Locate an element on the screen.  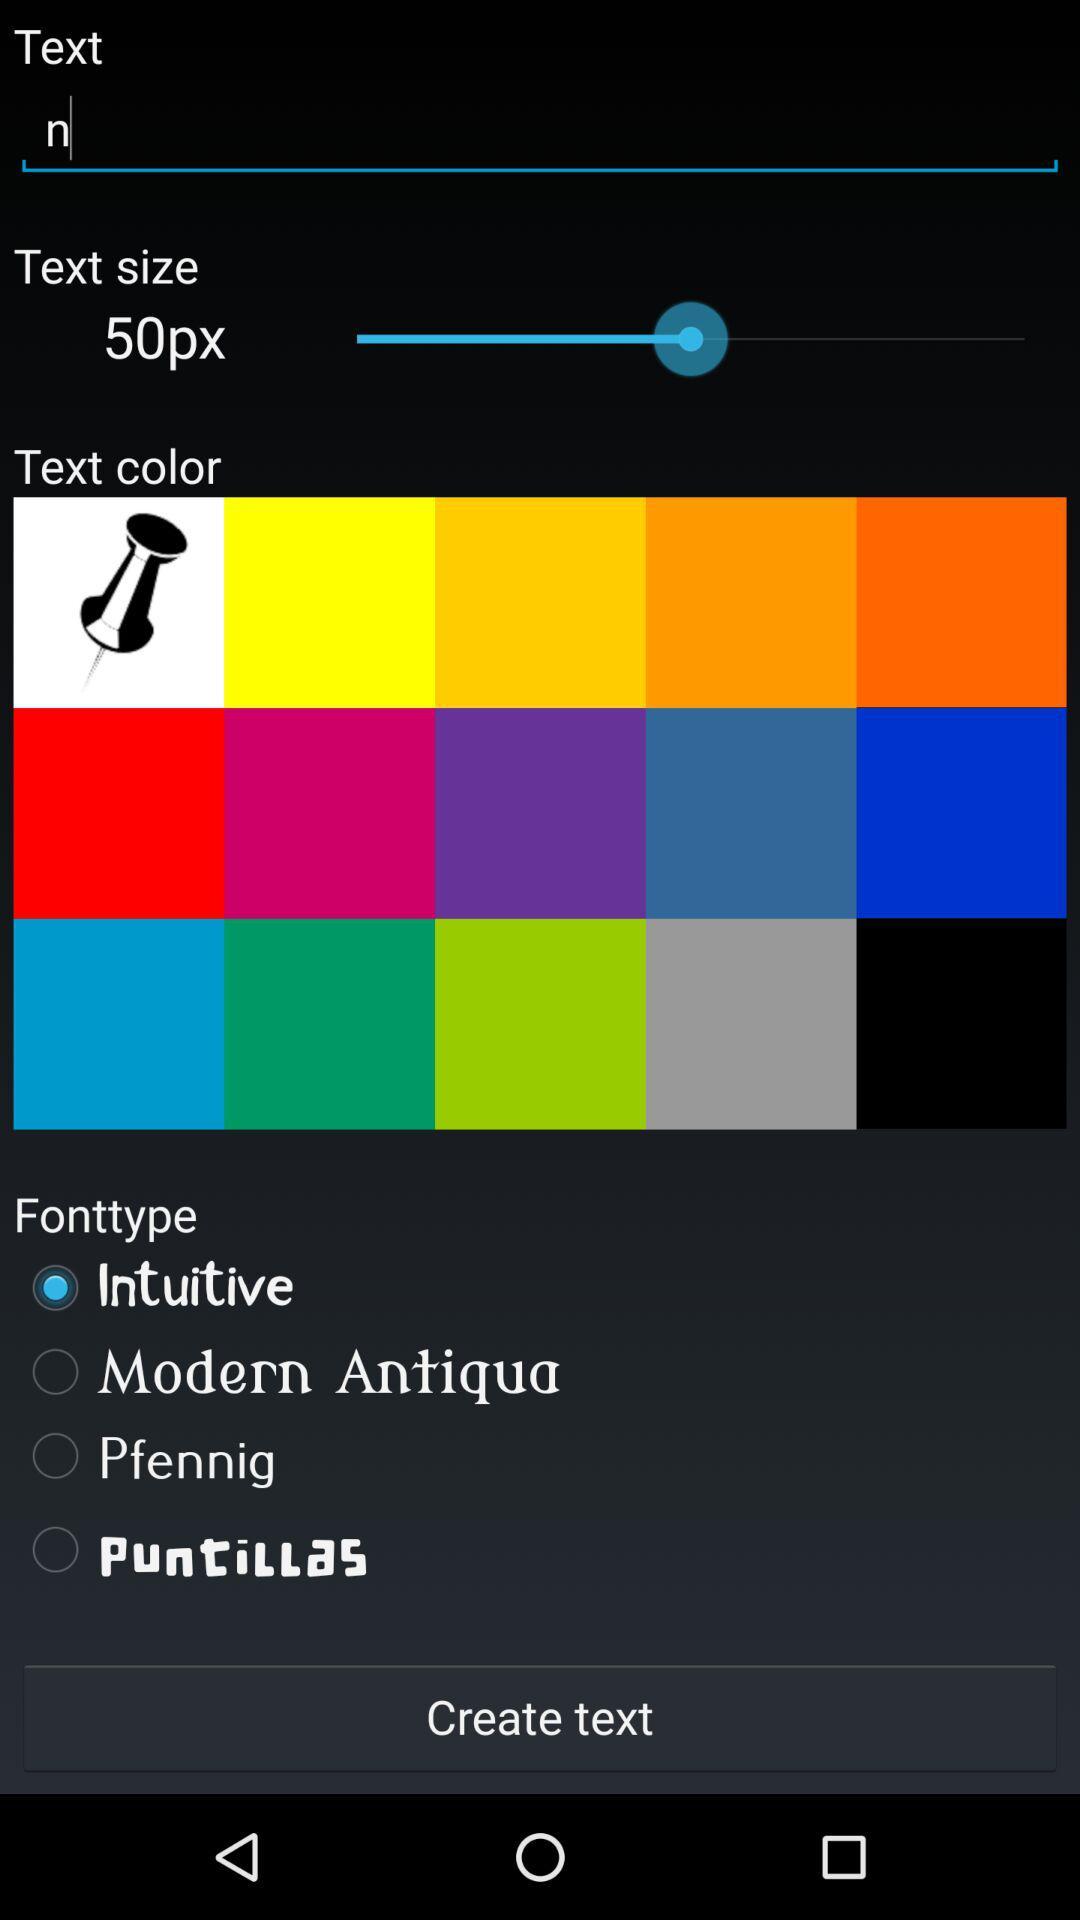
gray text color is located at coordinates (751, 1024).